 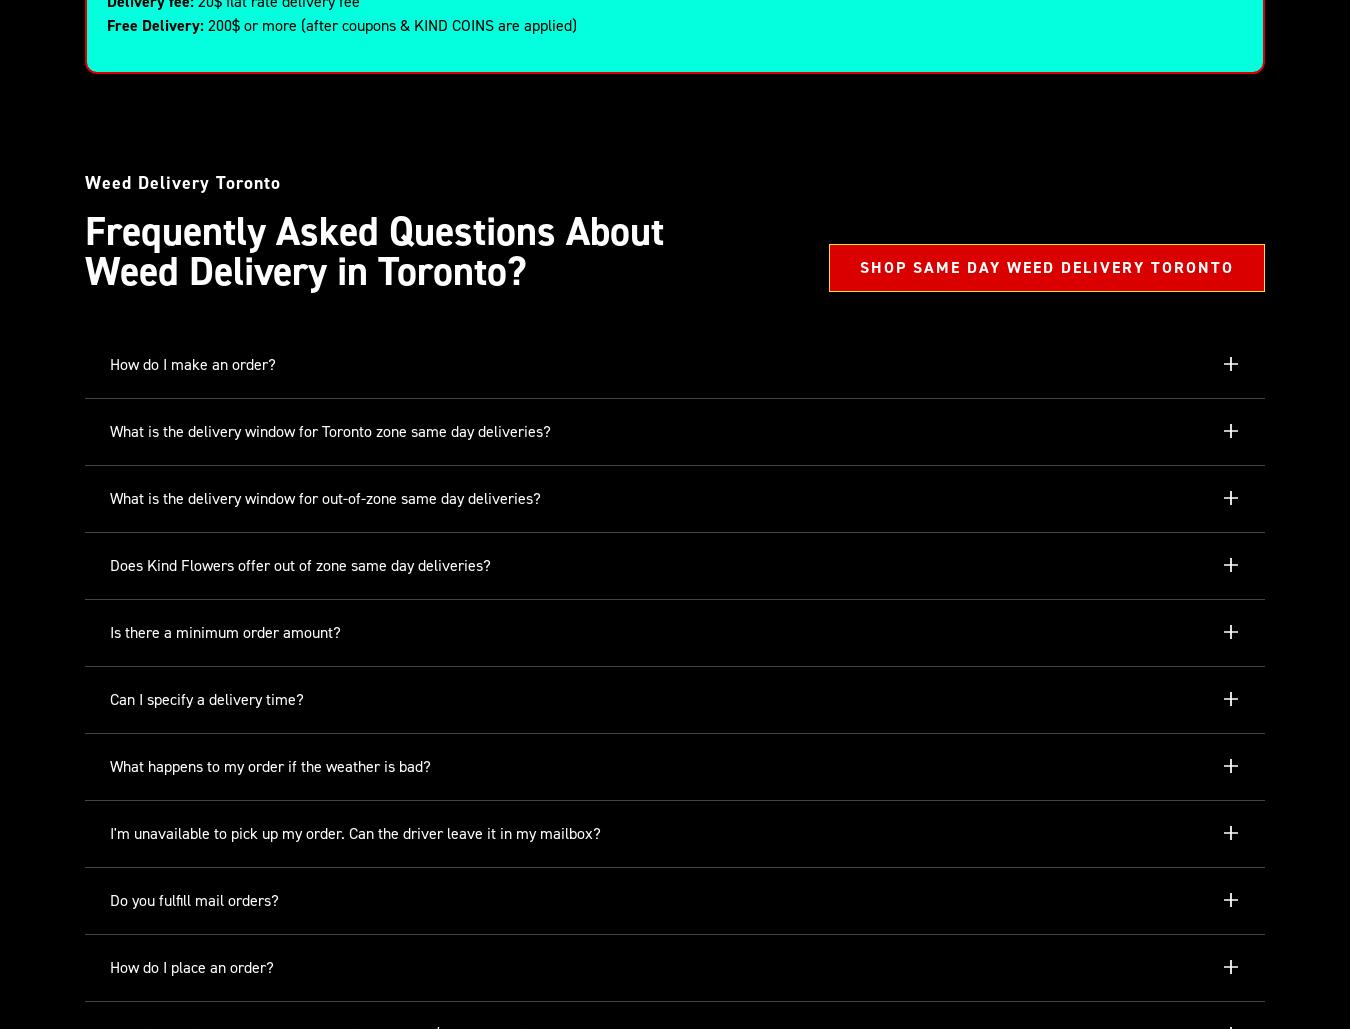 What do you see at coordinates (299, 564) in the screenshot?
I see `'Does Kind Flowers offer out of zone same day deliveries?'` at bounding box center [299, 564].